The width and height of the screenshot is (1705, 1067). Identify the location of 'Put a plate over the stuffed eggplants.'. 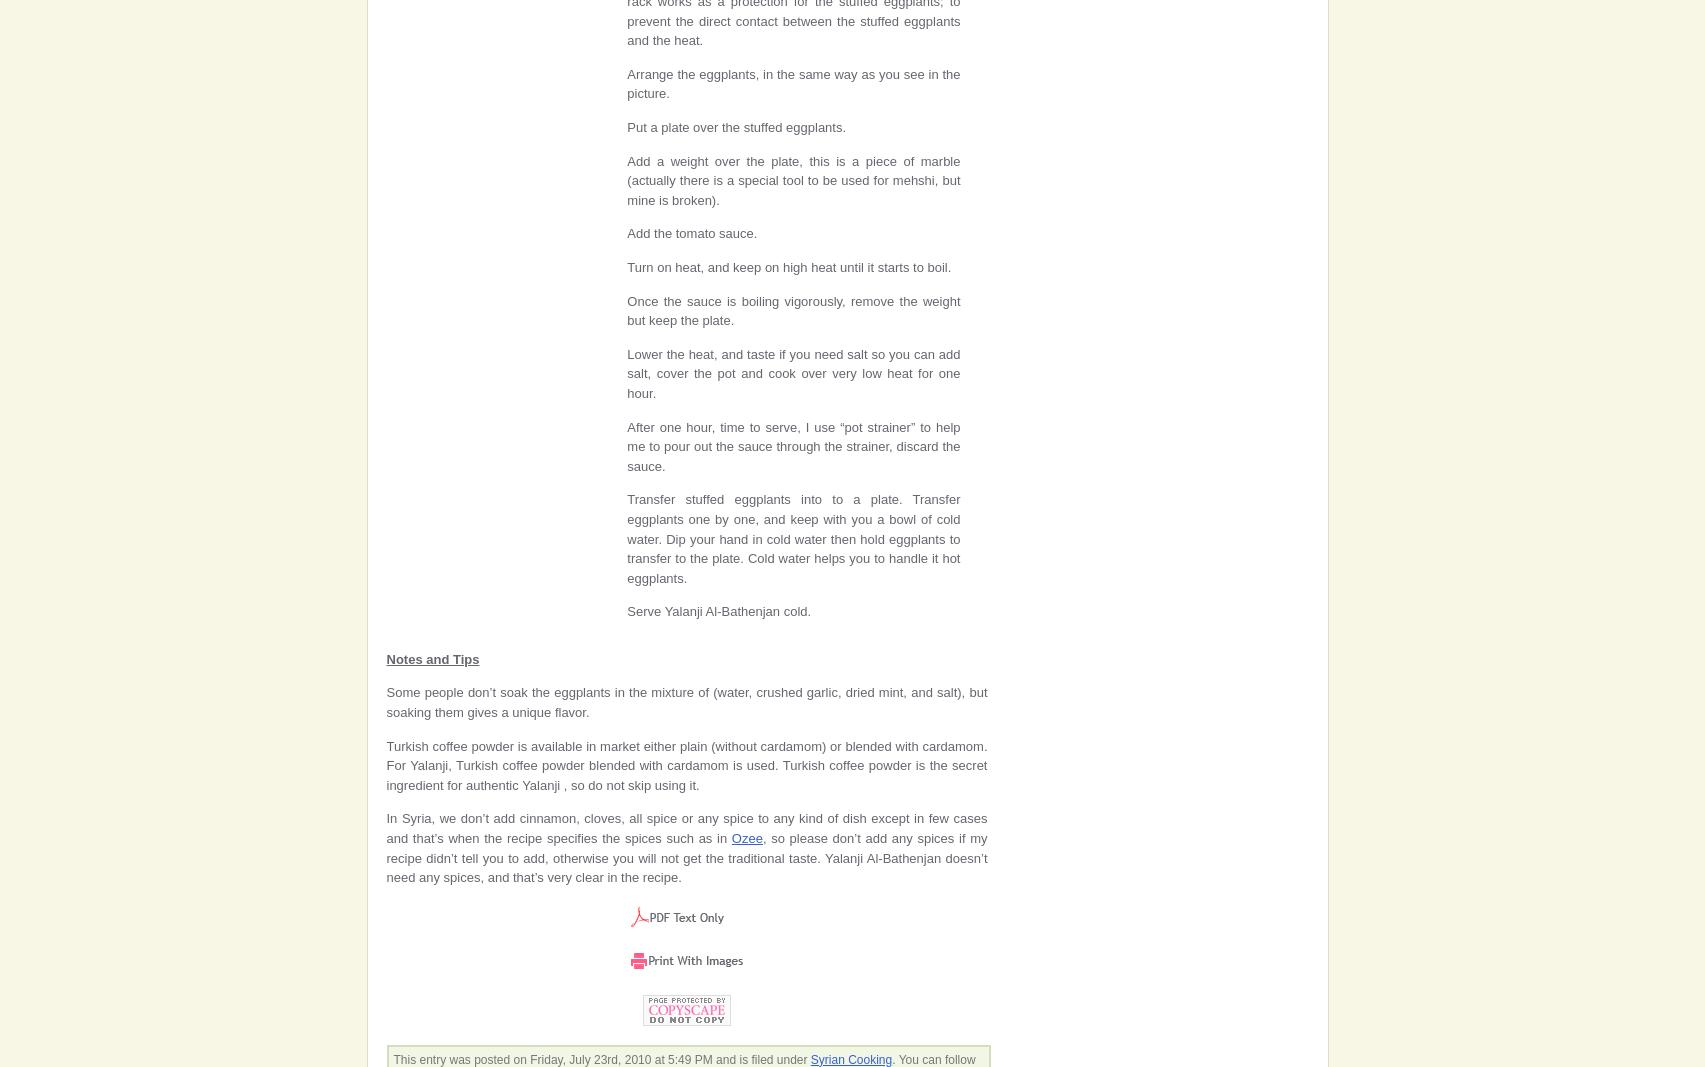
(736, 126).